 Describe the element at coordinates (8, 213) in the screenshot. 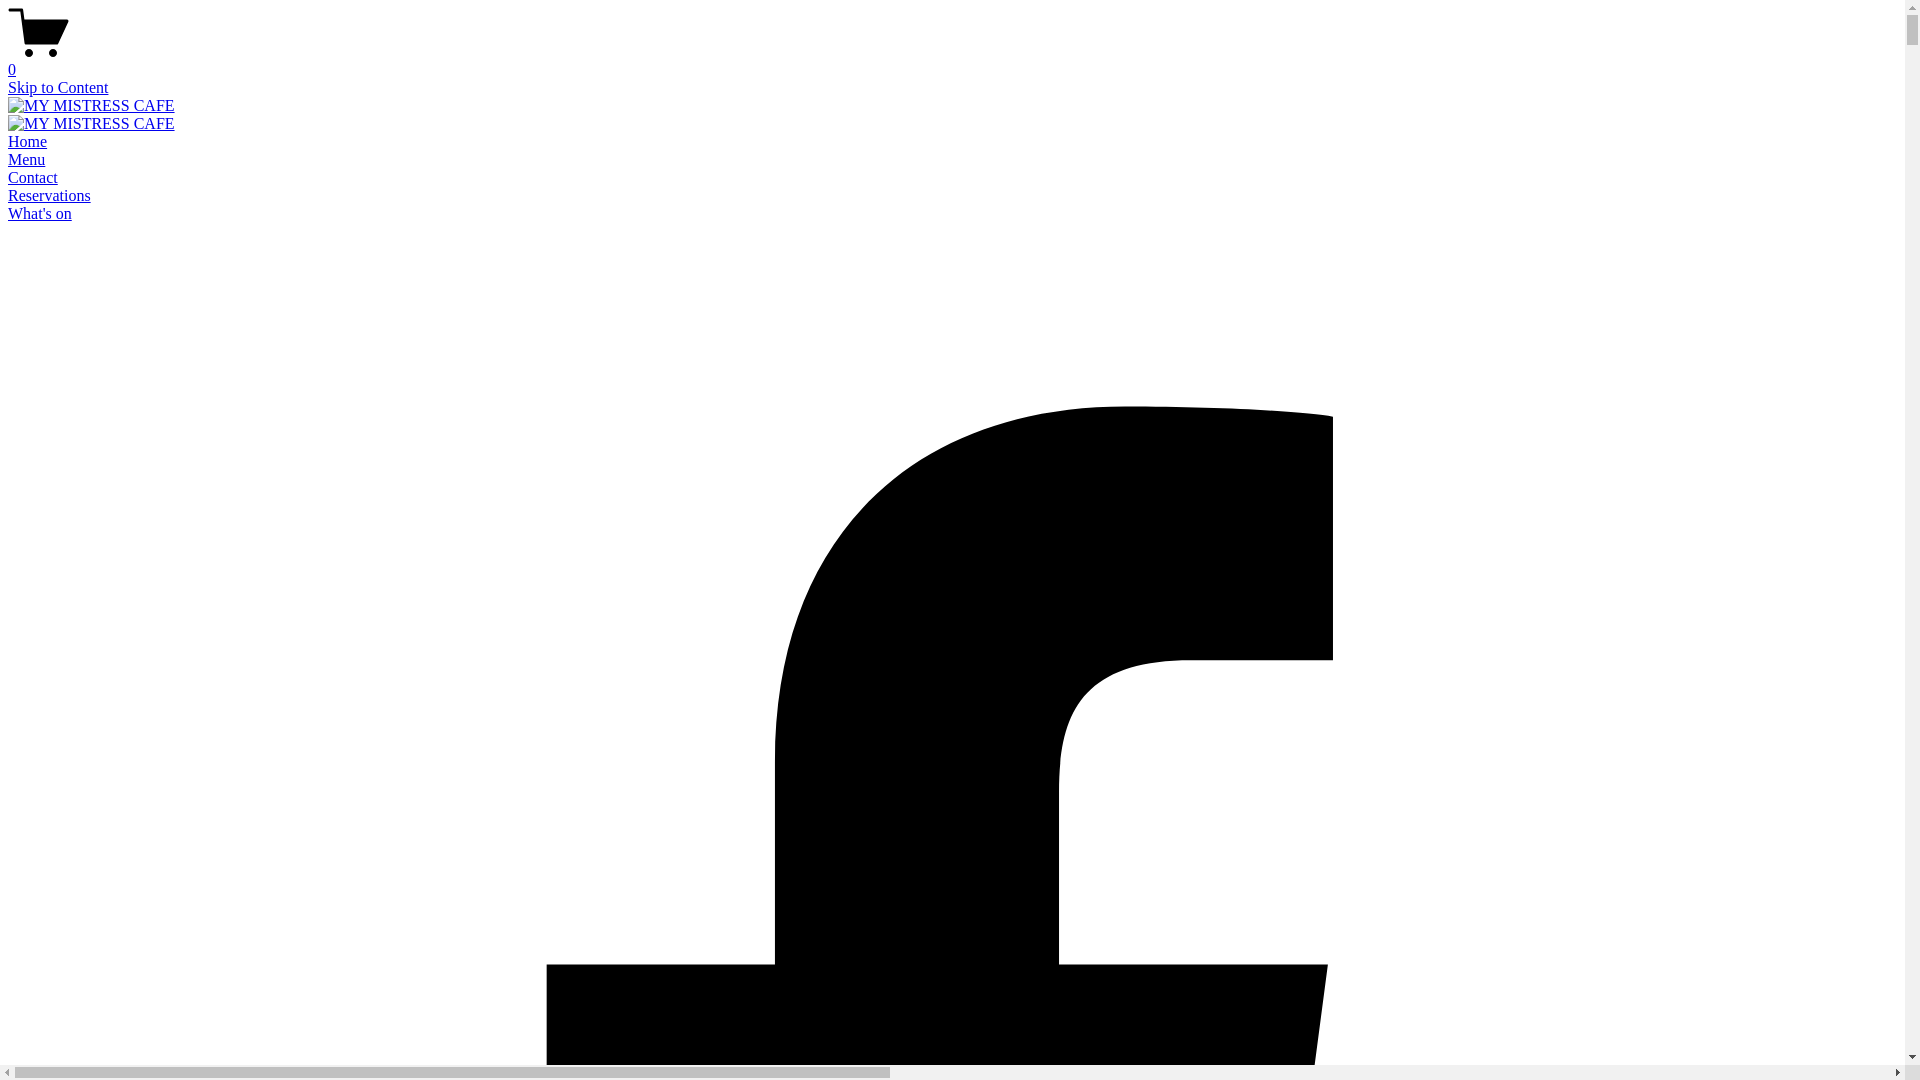

I see `'What's on'` at that location.